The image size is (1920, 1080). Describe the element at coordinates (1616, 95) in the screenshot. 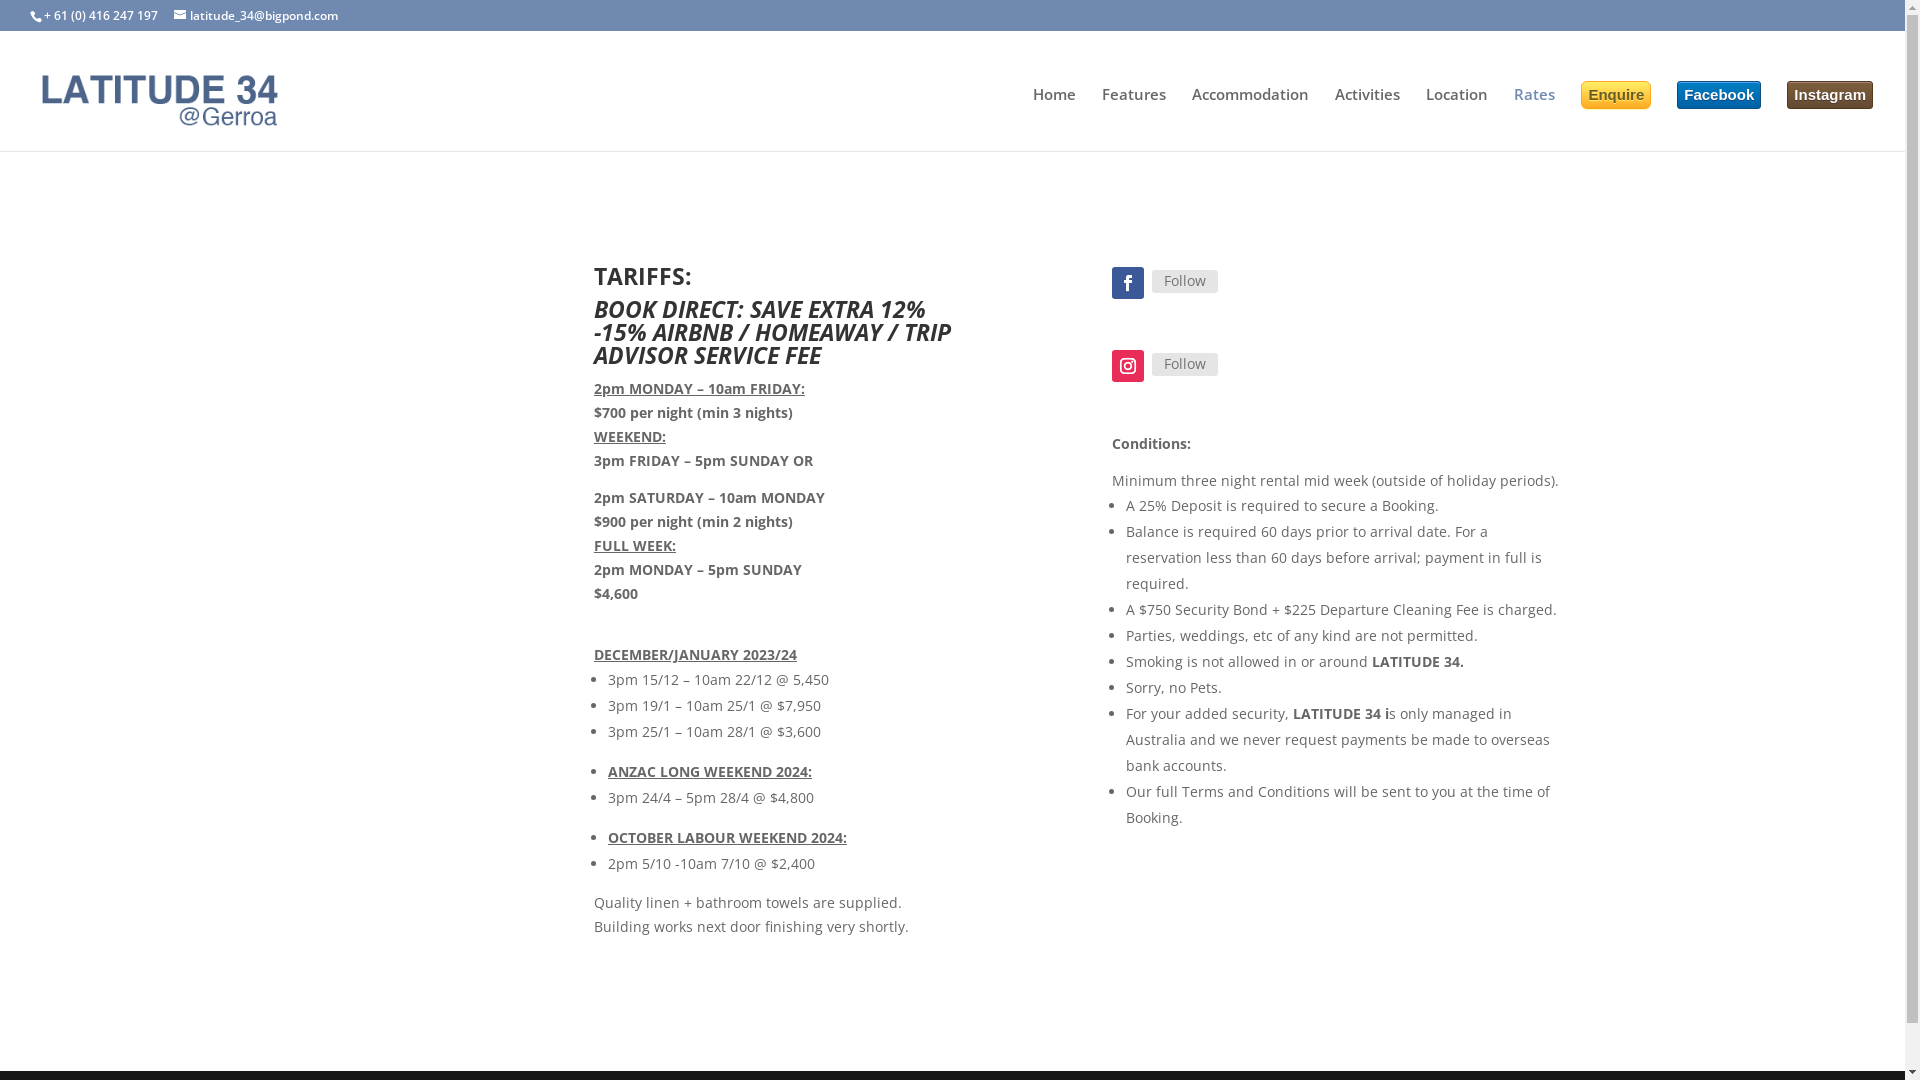

I see `'Enquire'` at that location.